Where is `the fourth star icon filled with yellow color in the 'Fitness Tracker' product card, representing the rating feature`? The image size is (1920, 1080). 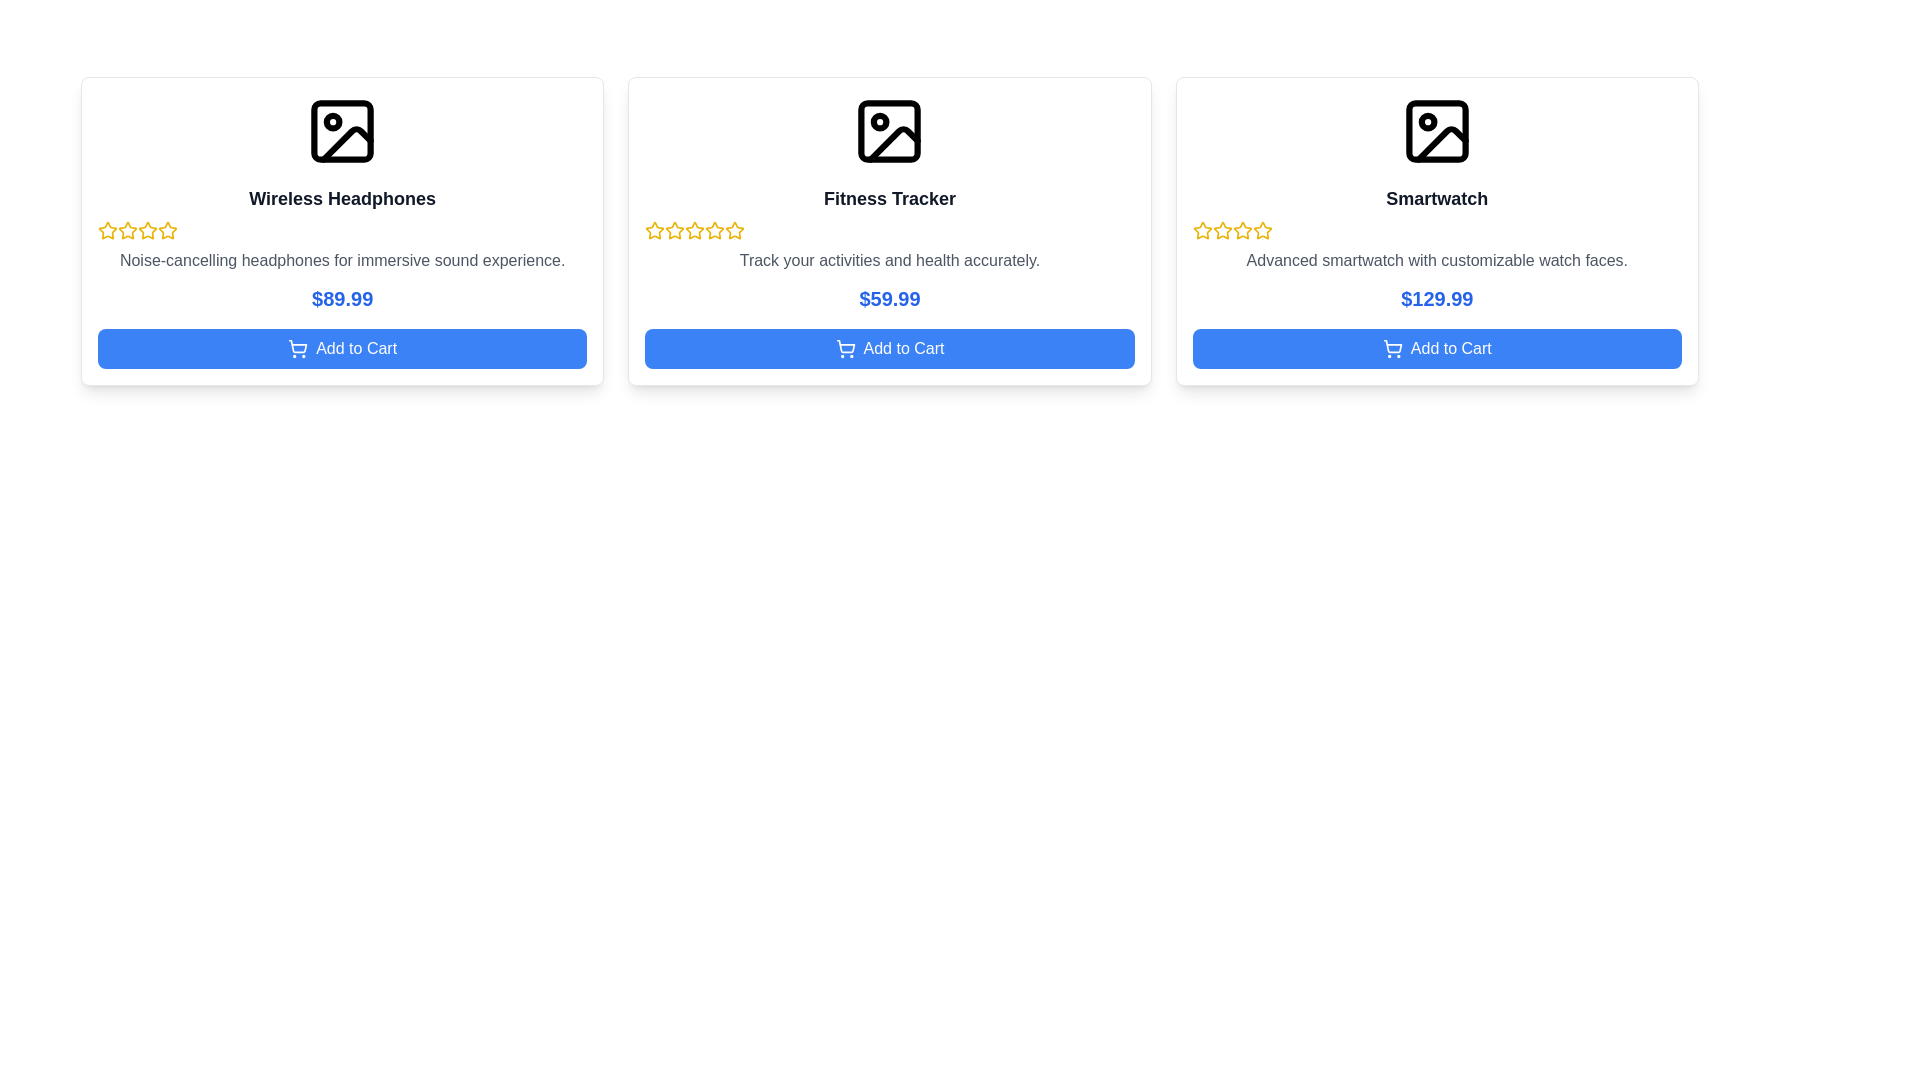
the fourth star icon filled with yellow color in the 'Fitness Tracker' product card, representing the rating feature is located at coordinates (734, 229).